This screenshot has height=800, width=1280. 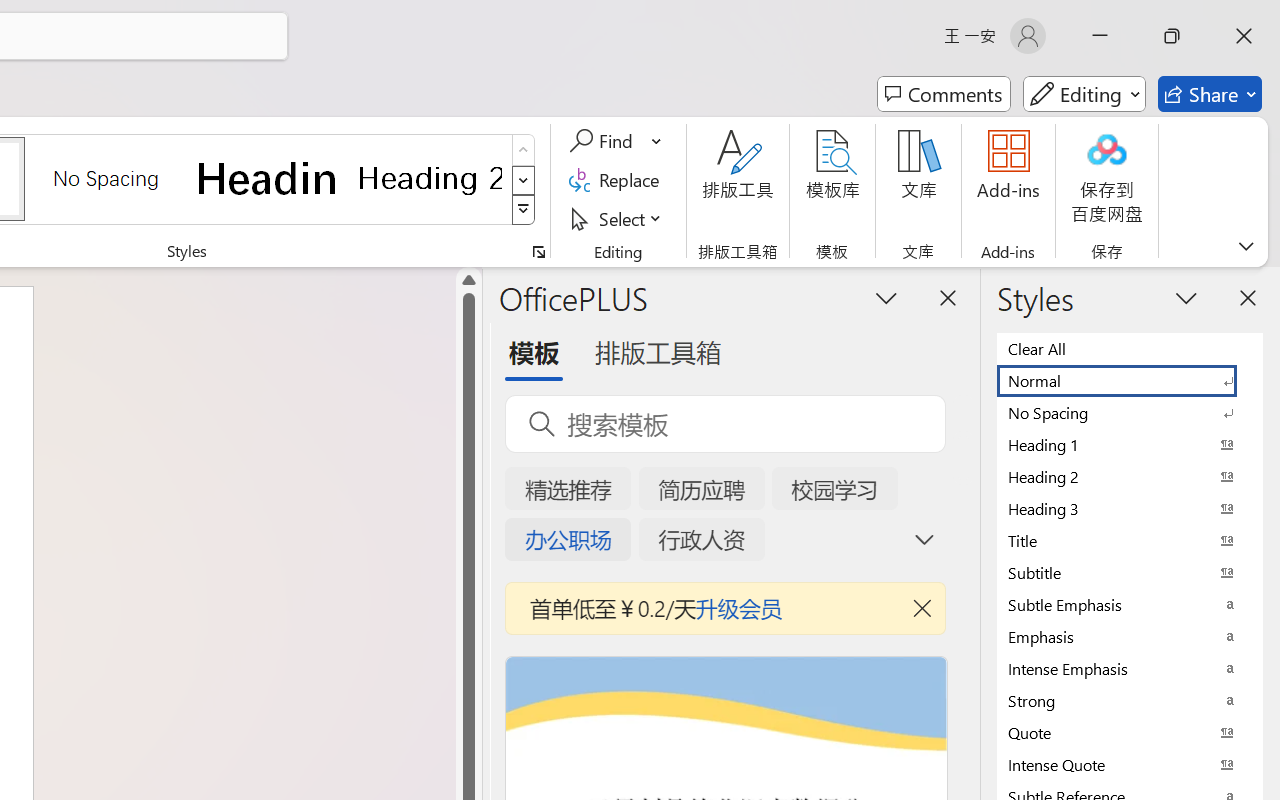 I want to click on 'Comments', so click(x=943, y=94).